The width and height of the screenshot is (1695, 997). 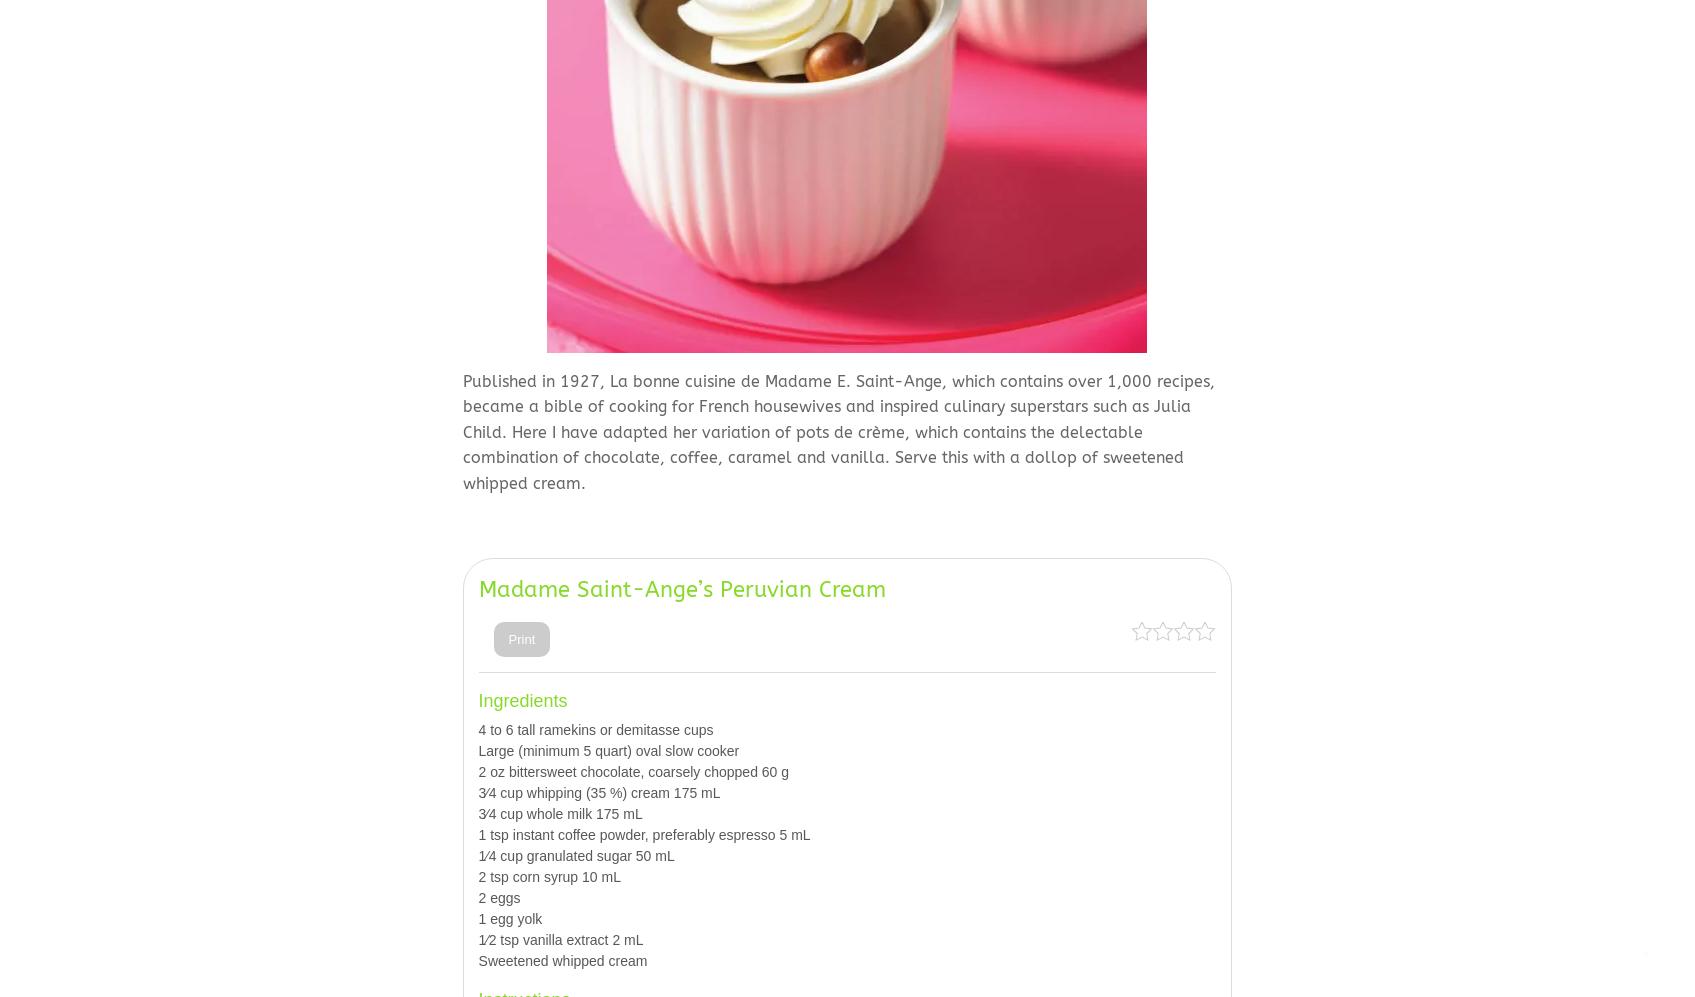 I want to click on '1⁄2 tsp            vanilla extract  2 mL', so click(x=476, y=939).